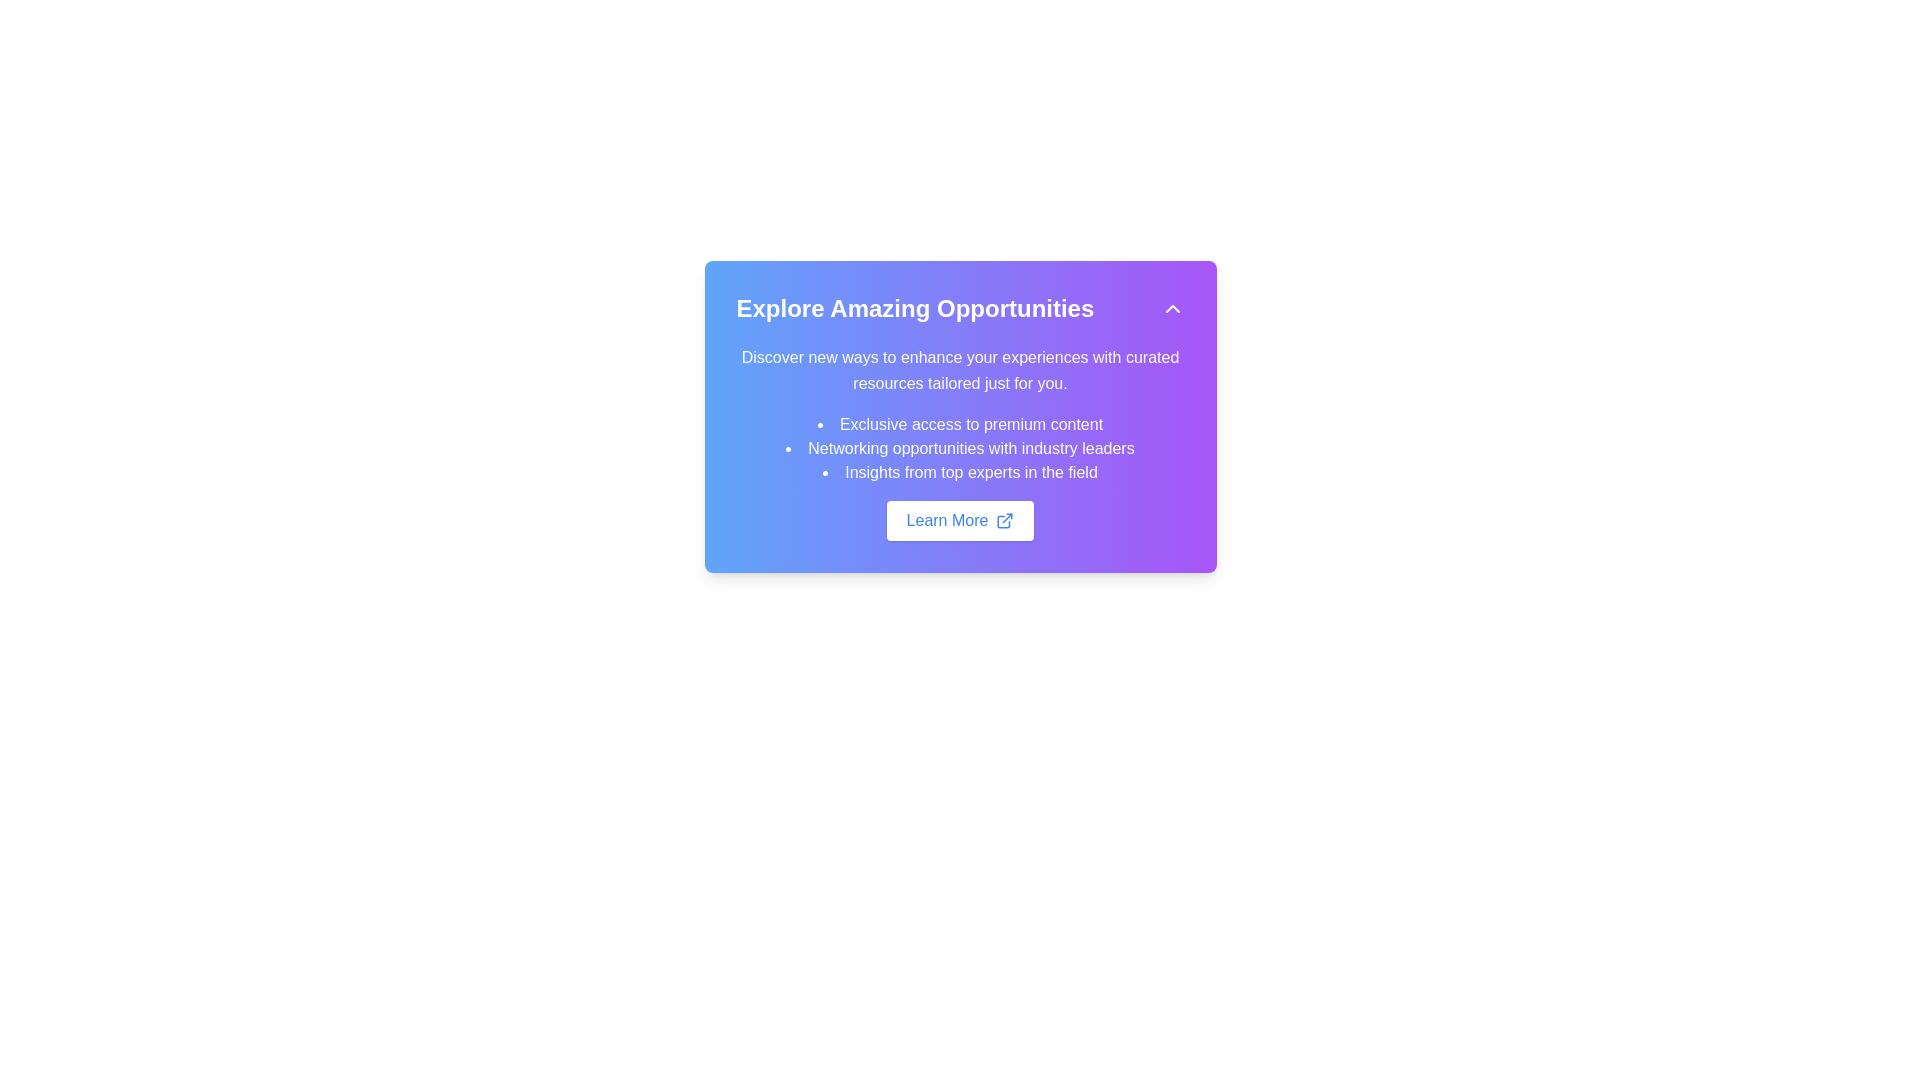 The image size is (1920, 1080). Describe the element at coordinates (960, 473) in the screenshot. I see `the third bullet point item in the list under the heading 'Explore Amazing Opportunities', which provides information about one of the benefits` at that location.